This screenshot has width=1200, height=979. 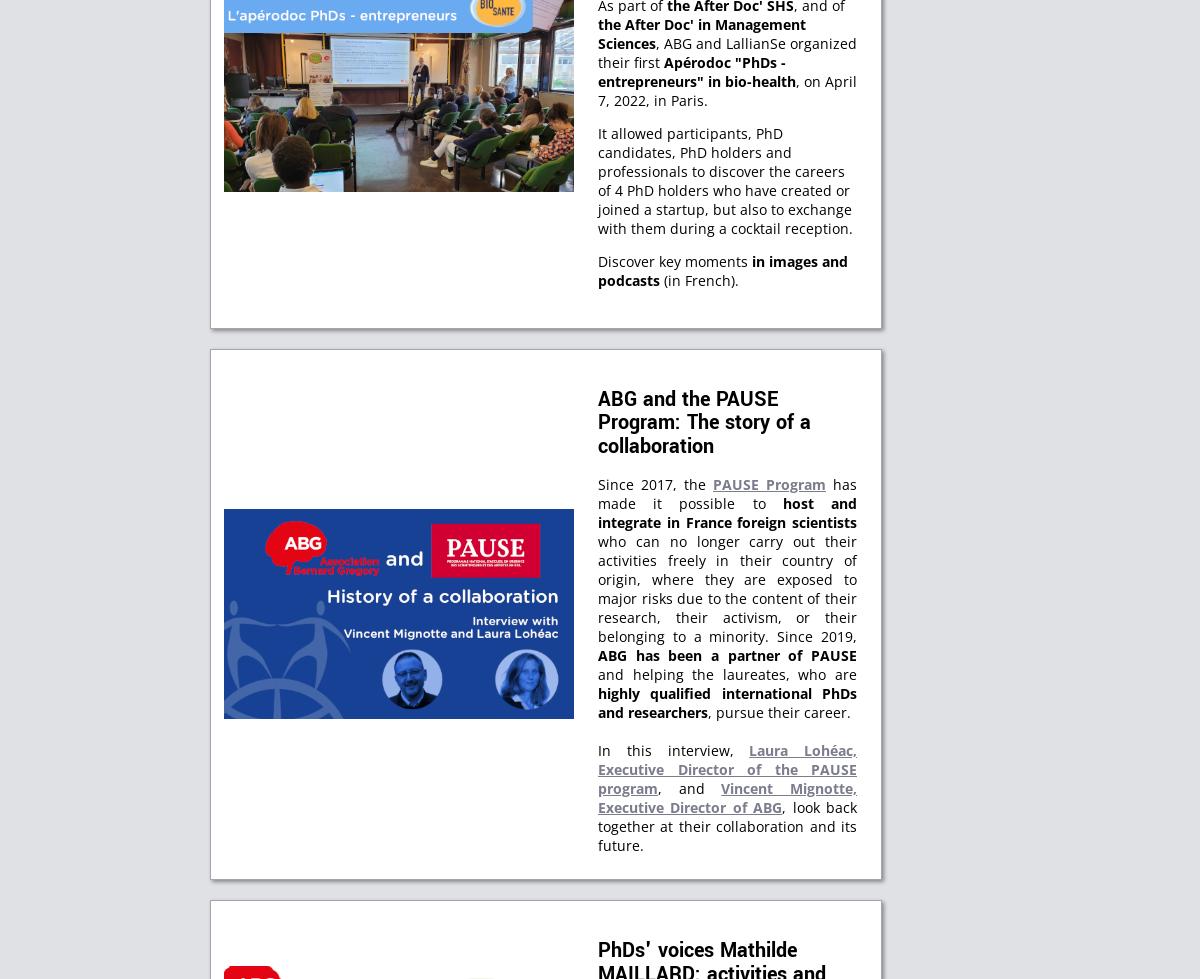 I want to click on 'Vincent Mignotte, Executive Director of ABG', so click(x=727, y=796).